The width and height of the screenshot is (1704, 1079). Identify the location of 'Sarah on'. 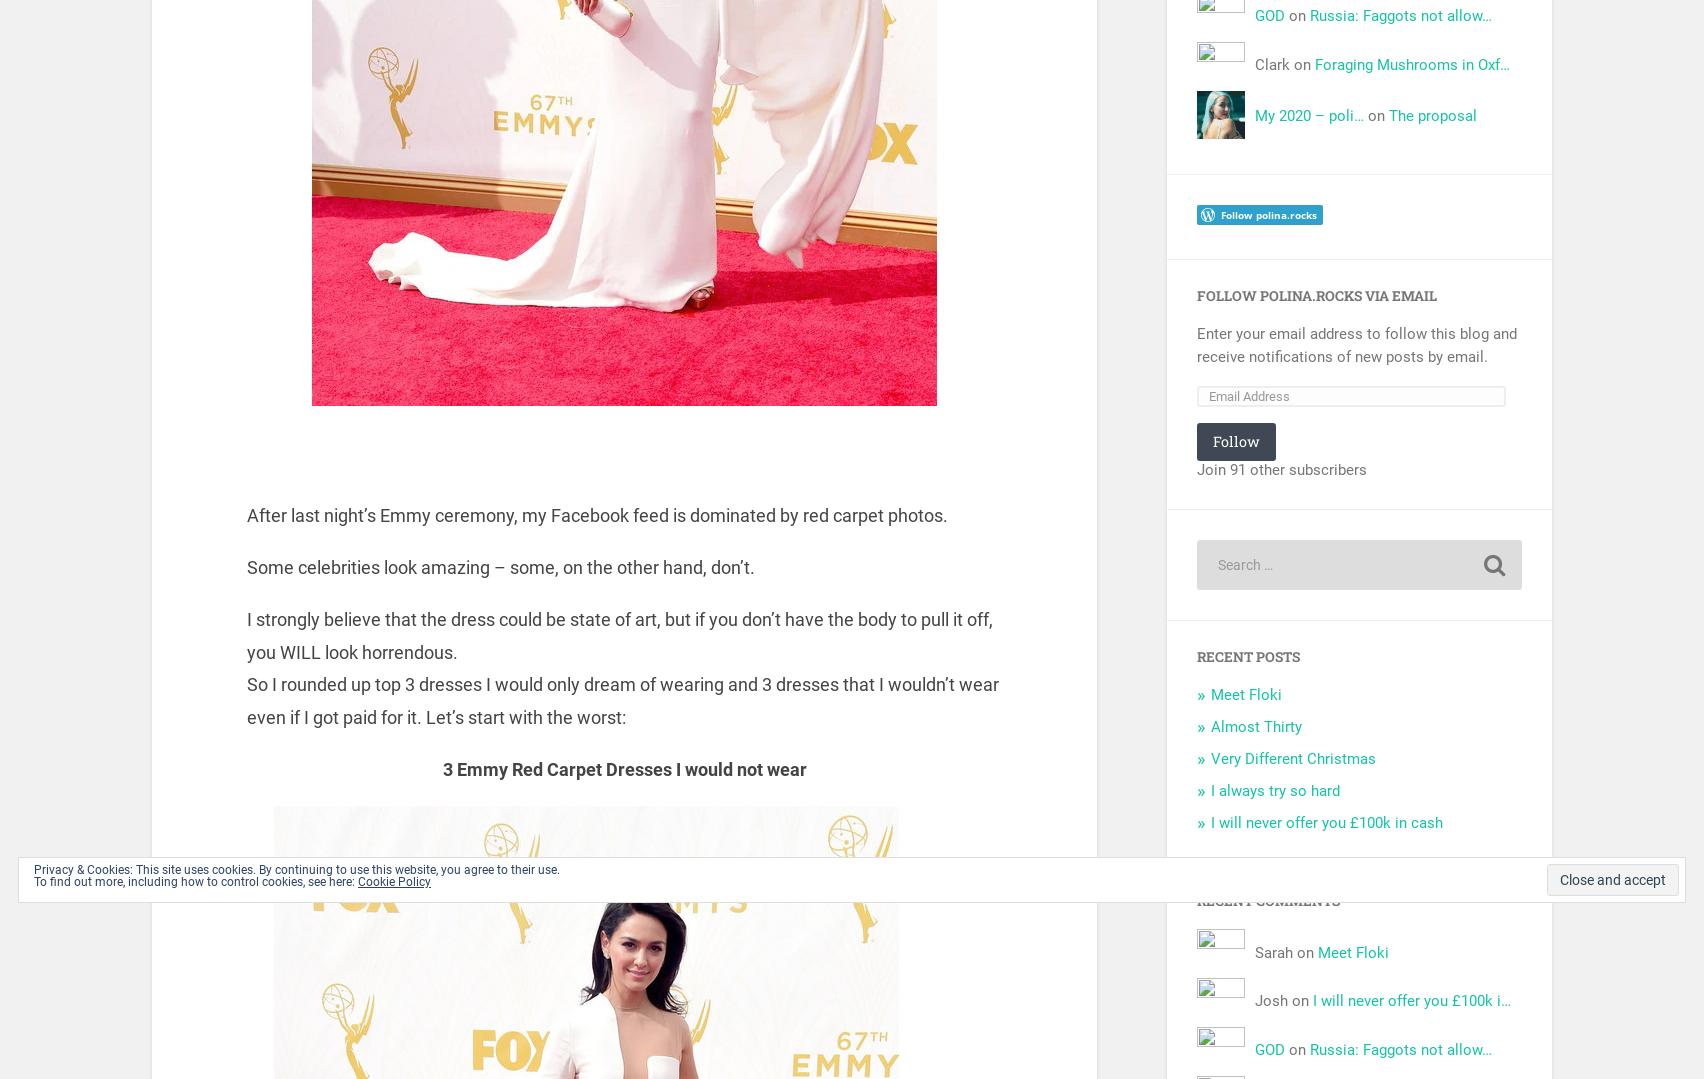
(1286, 952).